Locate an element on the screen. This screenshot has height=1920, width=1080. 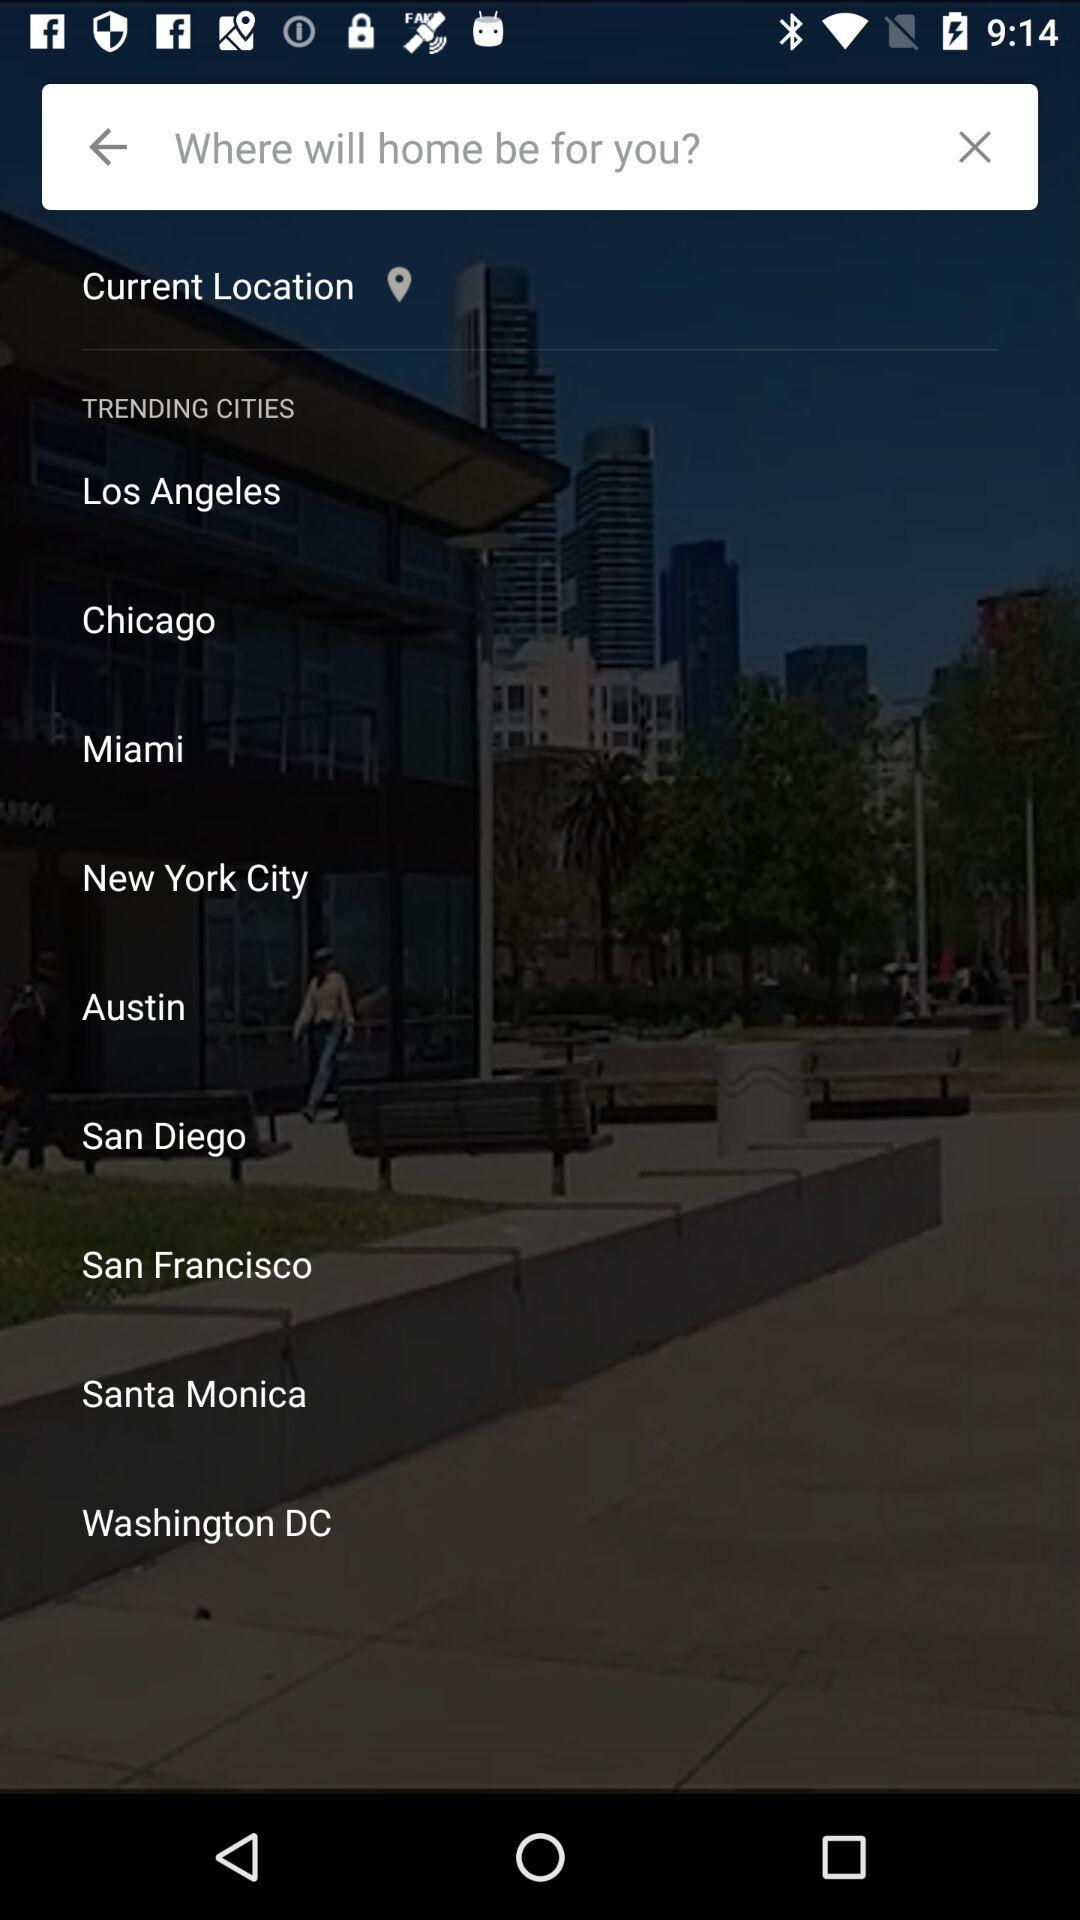
item below the santa monica item is located at coordinates (540, 1520).